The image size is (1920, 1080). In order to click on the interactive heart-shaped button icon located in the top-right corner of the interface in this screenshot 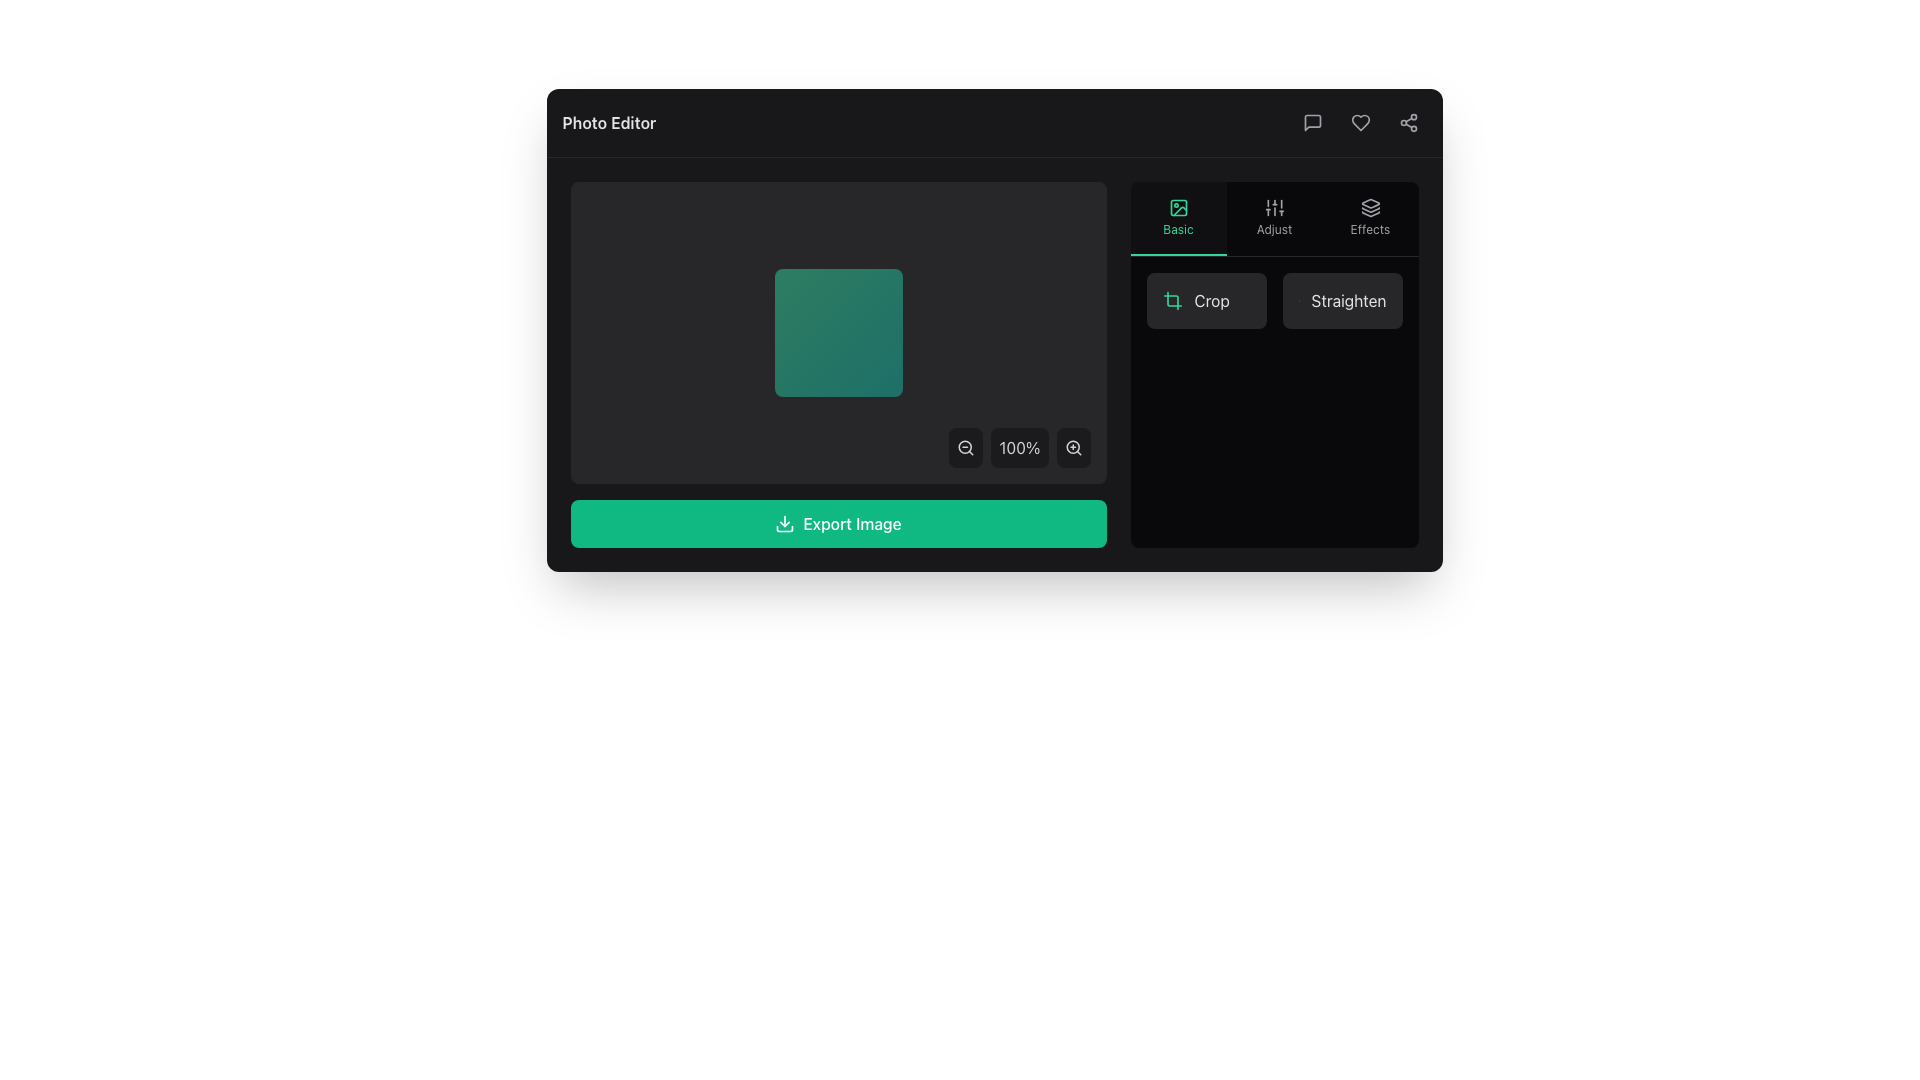, I will do `click(1360, 123)`.